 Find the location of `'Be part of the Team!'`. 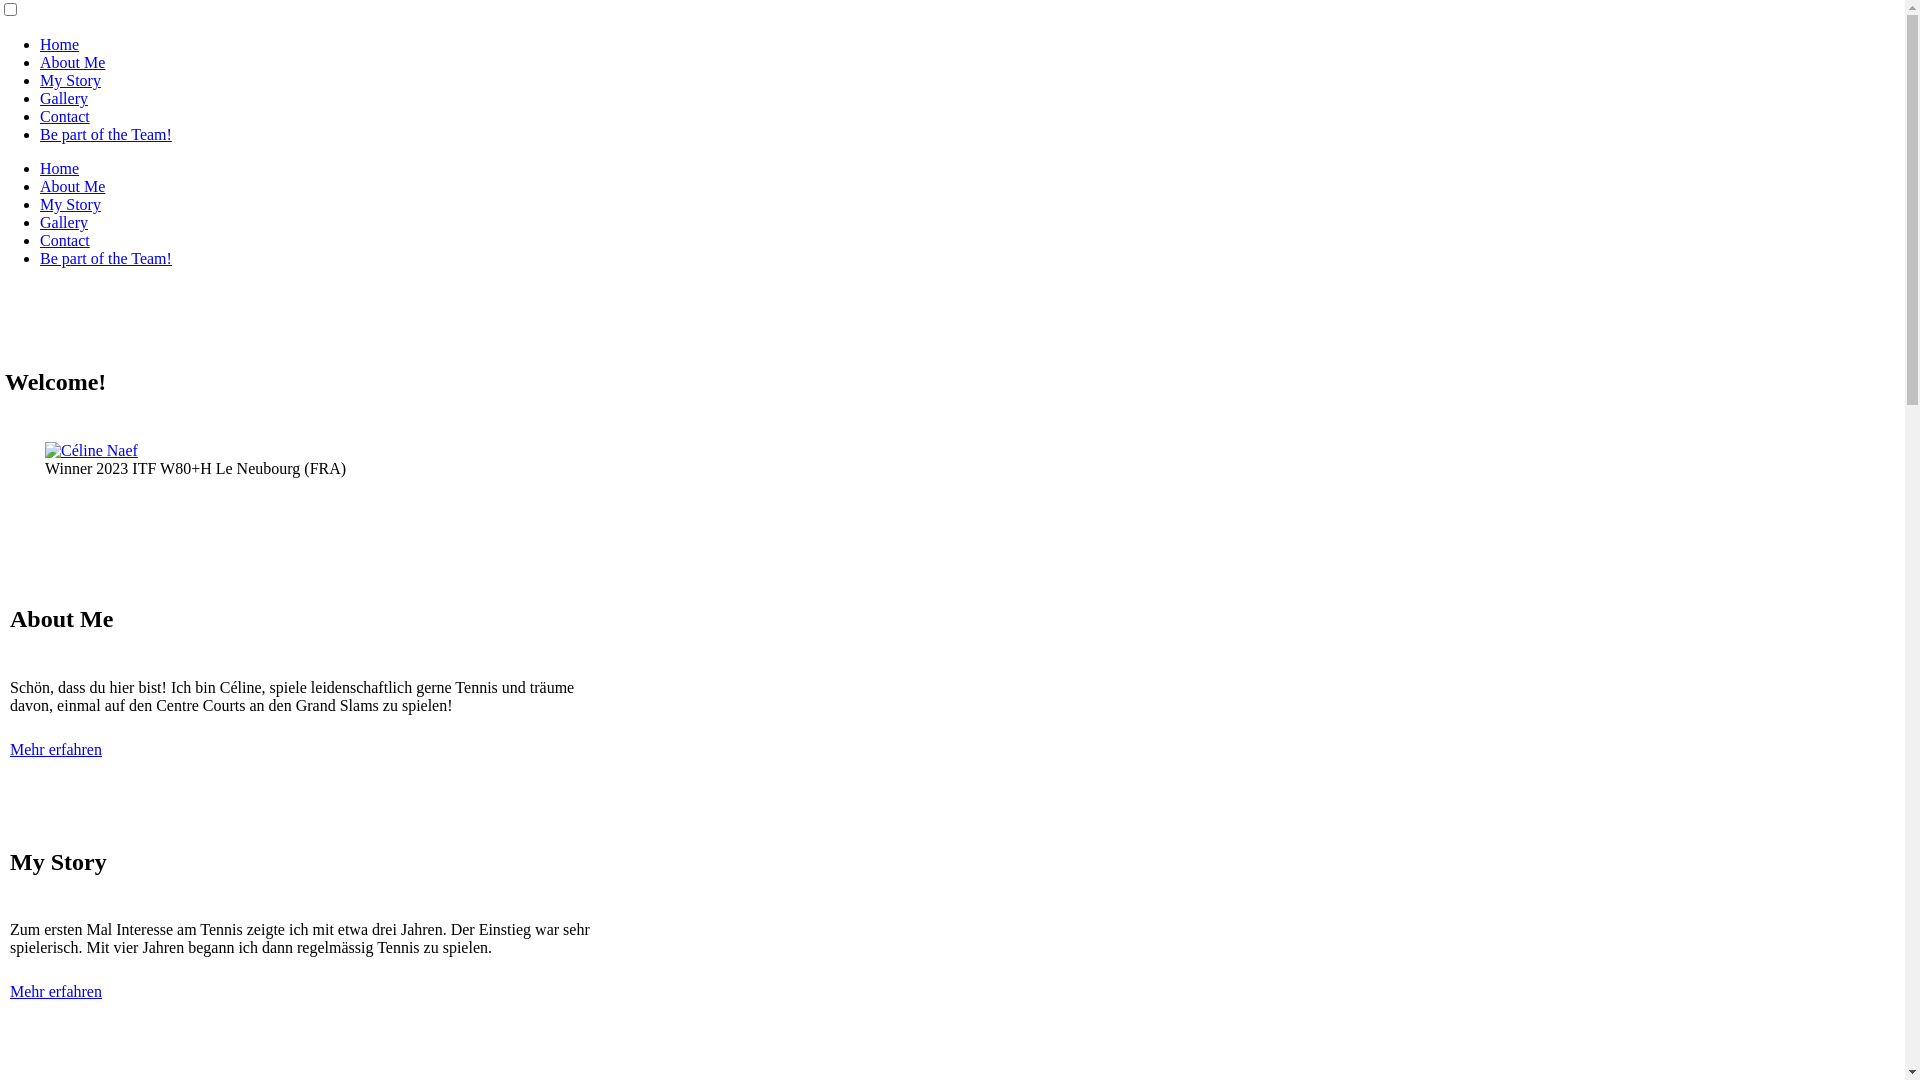

'Be part of the Team!' is located at coordinates (104, 257).